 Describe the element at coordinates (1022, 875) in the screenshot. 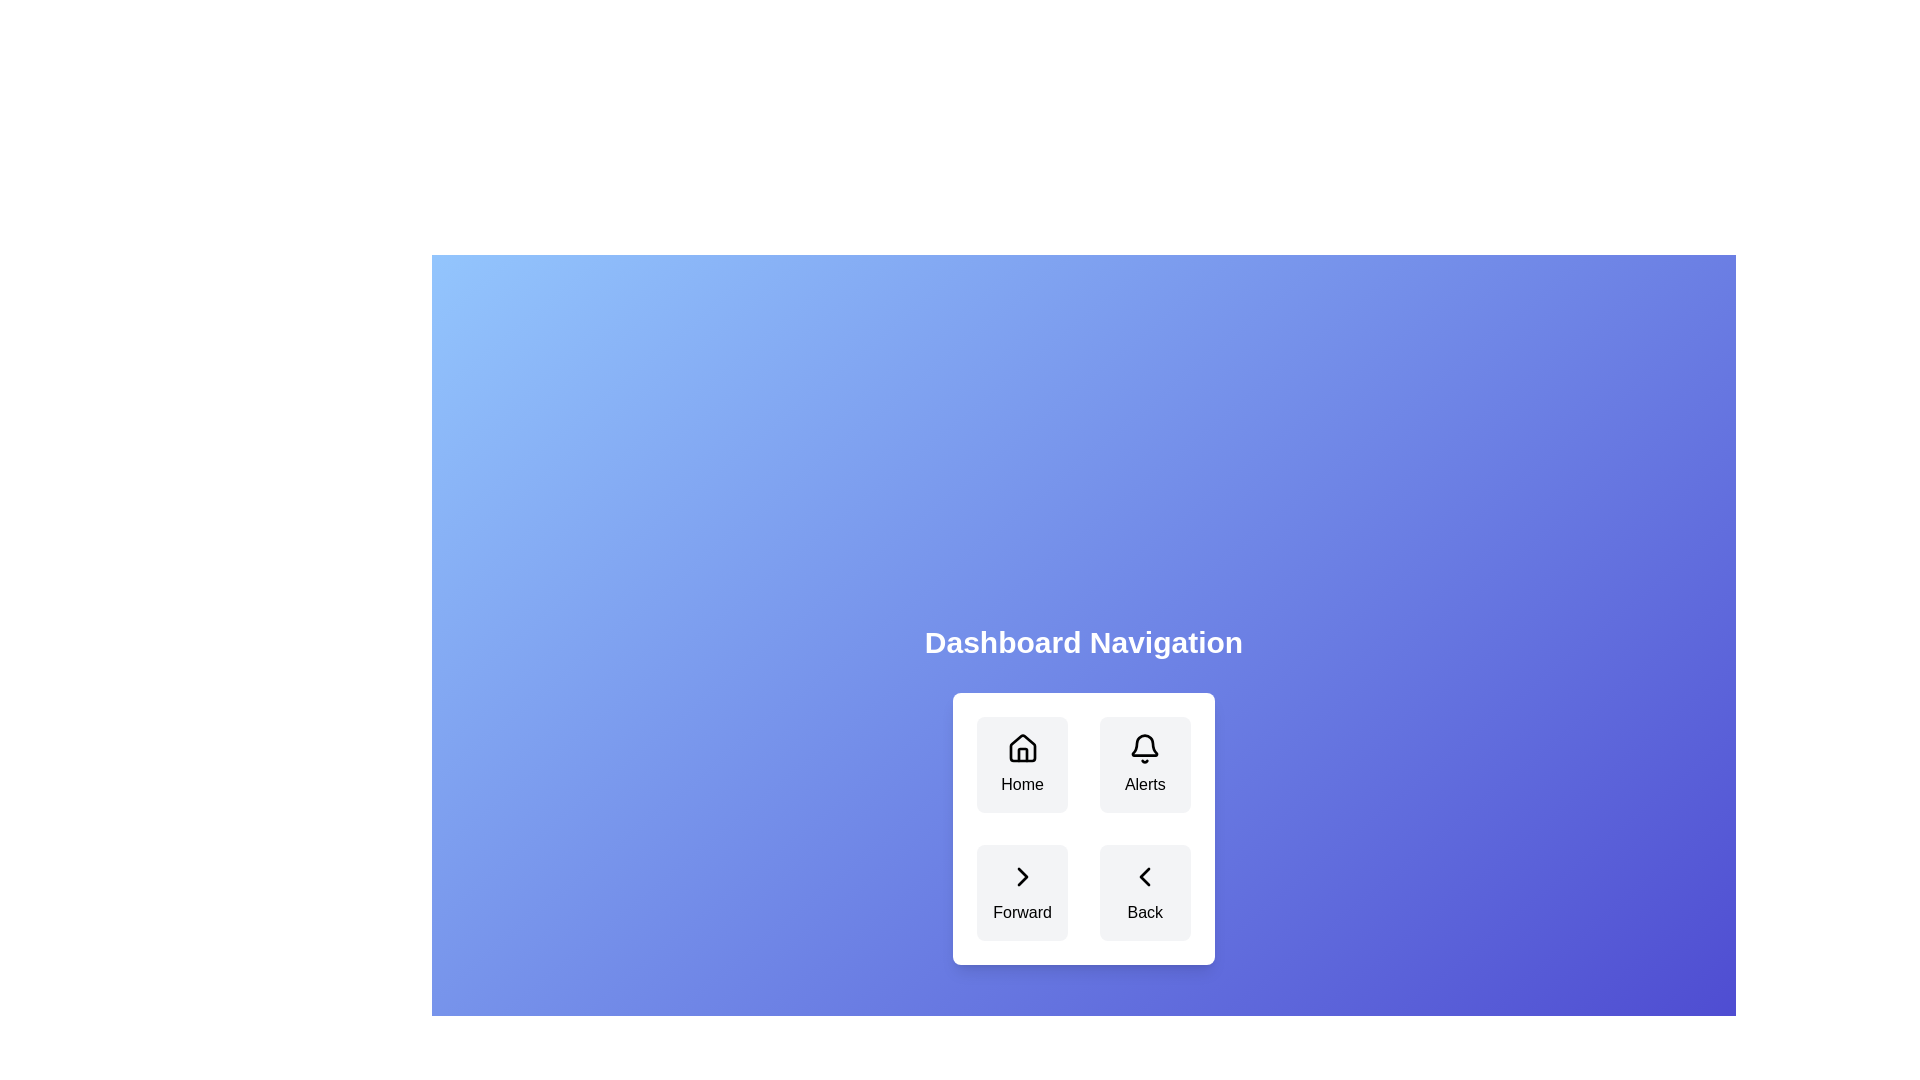

I see `the forward navigation icon, which is an arrow icon located at the bottom-left corner of the 2x2 grid in the 'Dashboard Navigation' section` at that location.